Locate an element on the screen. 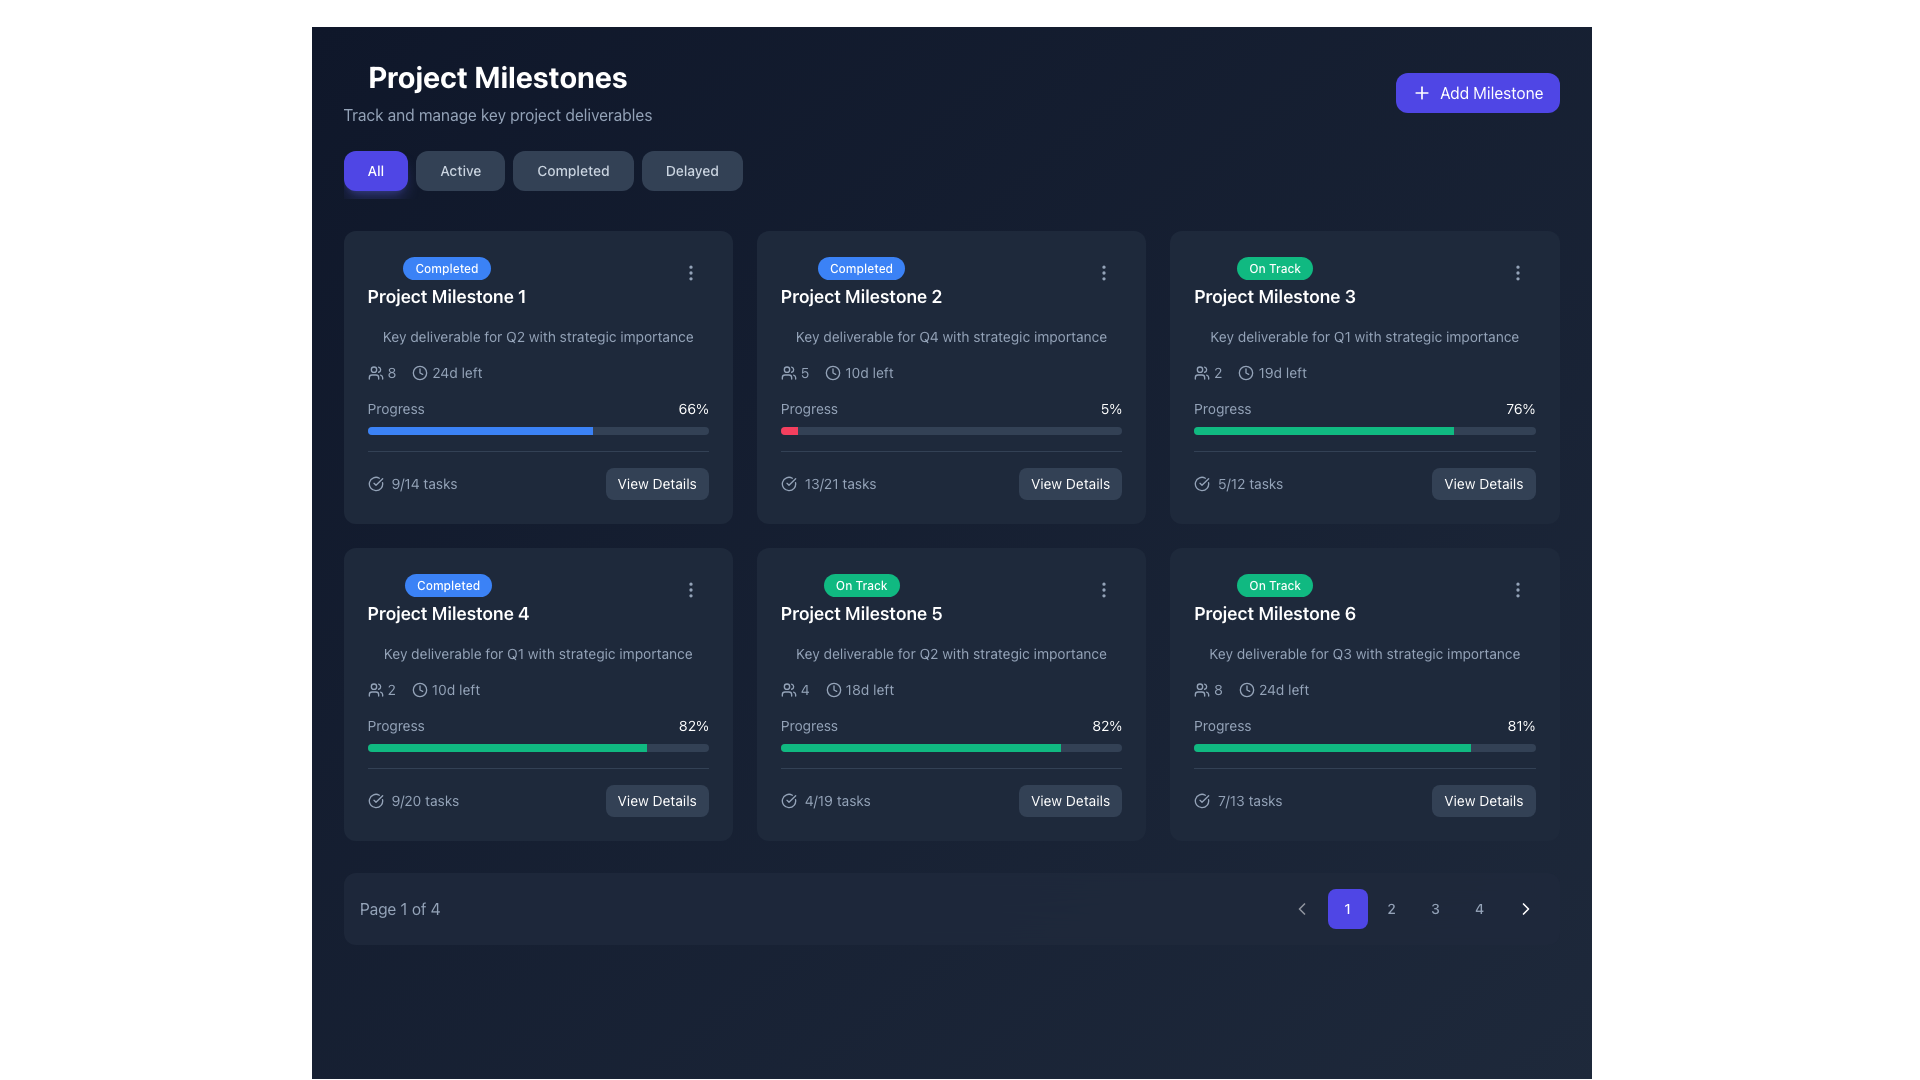 The height and width of the screenshot is (1080, 1920). the button located in the bottom-right corner of the card for 'Project Milestone 6' is located at coordinates (1483, 800).